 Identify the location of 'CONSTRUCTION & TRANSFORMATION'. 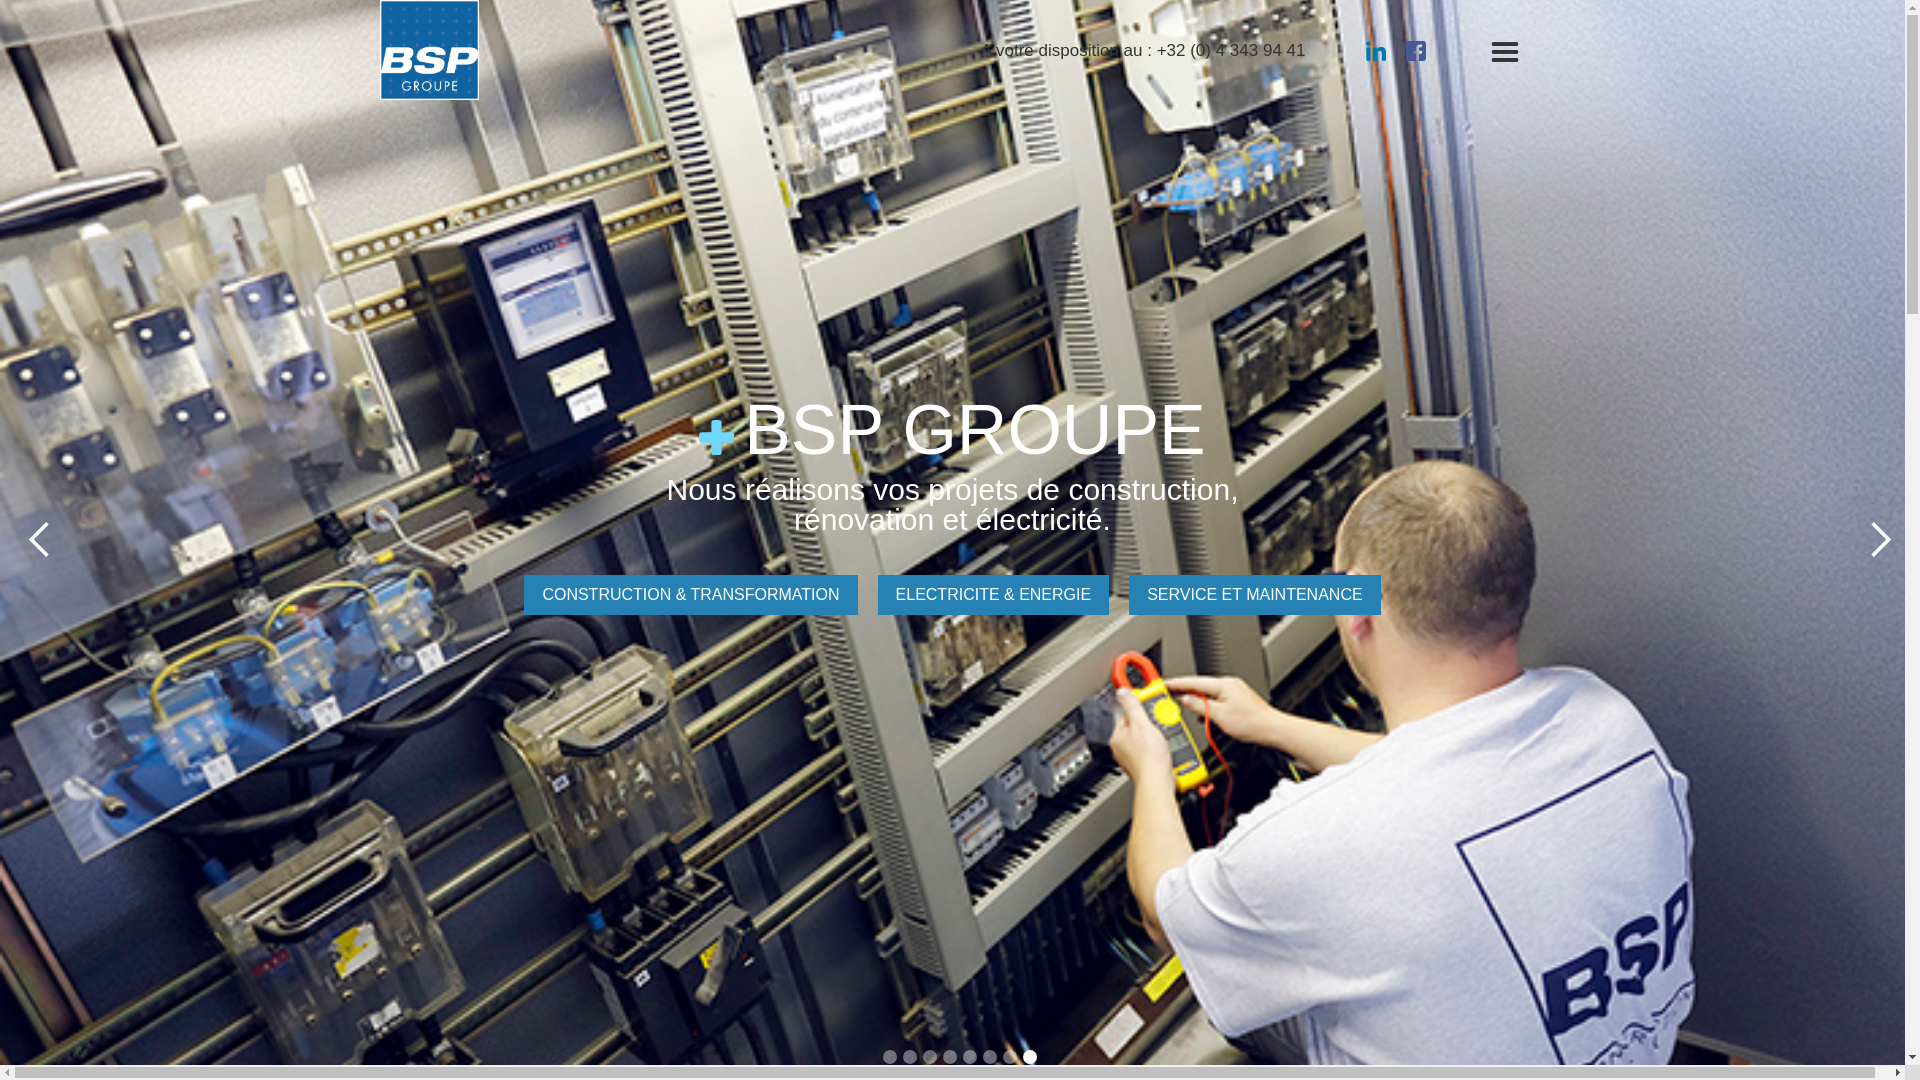
(690, 593).